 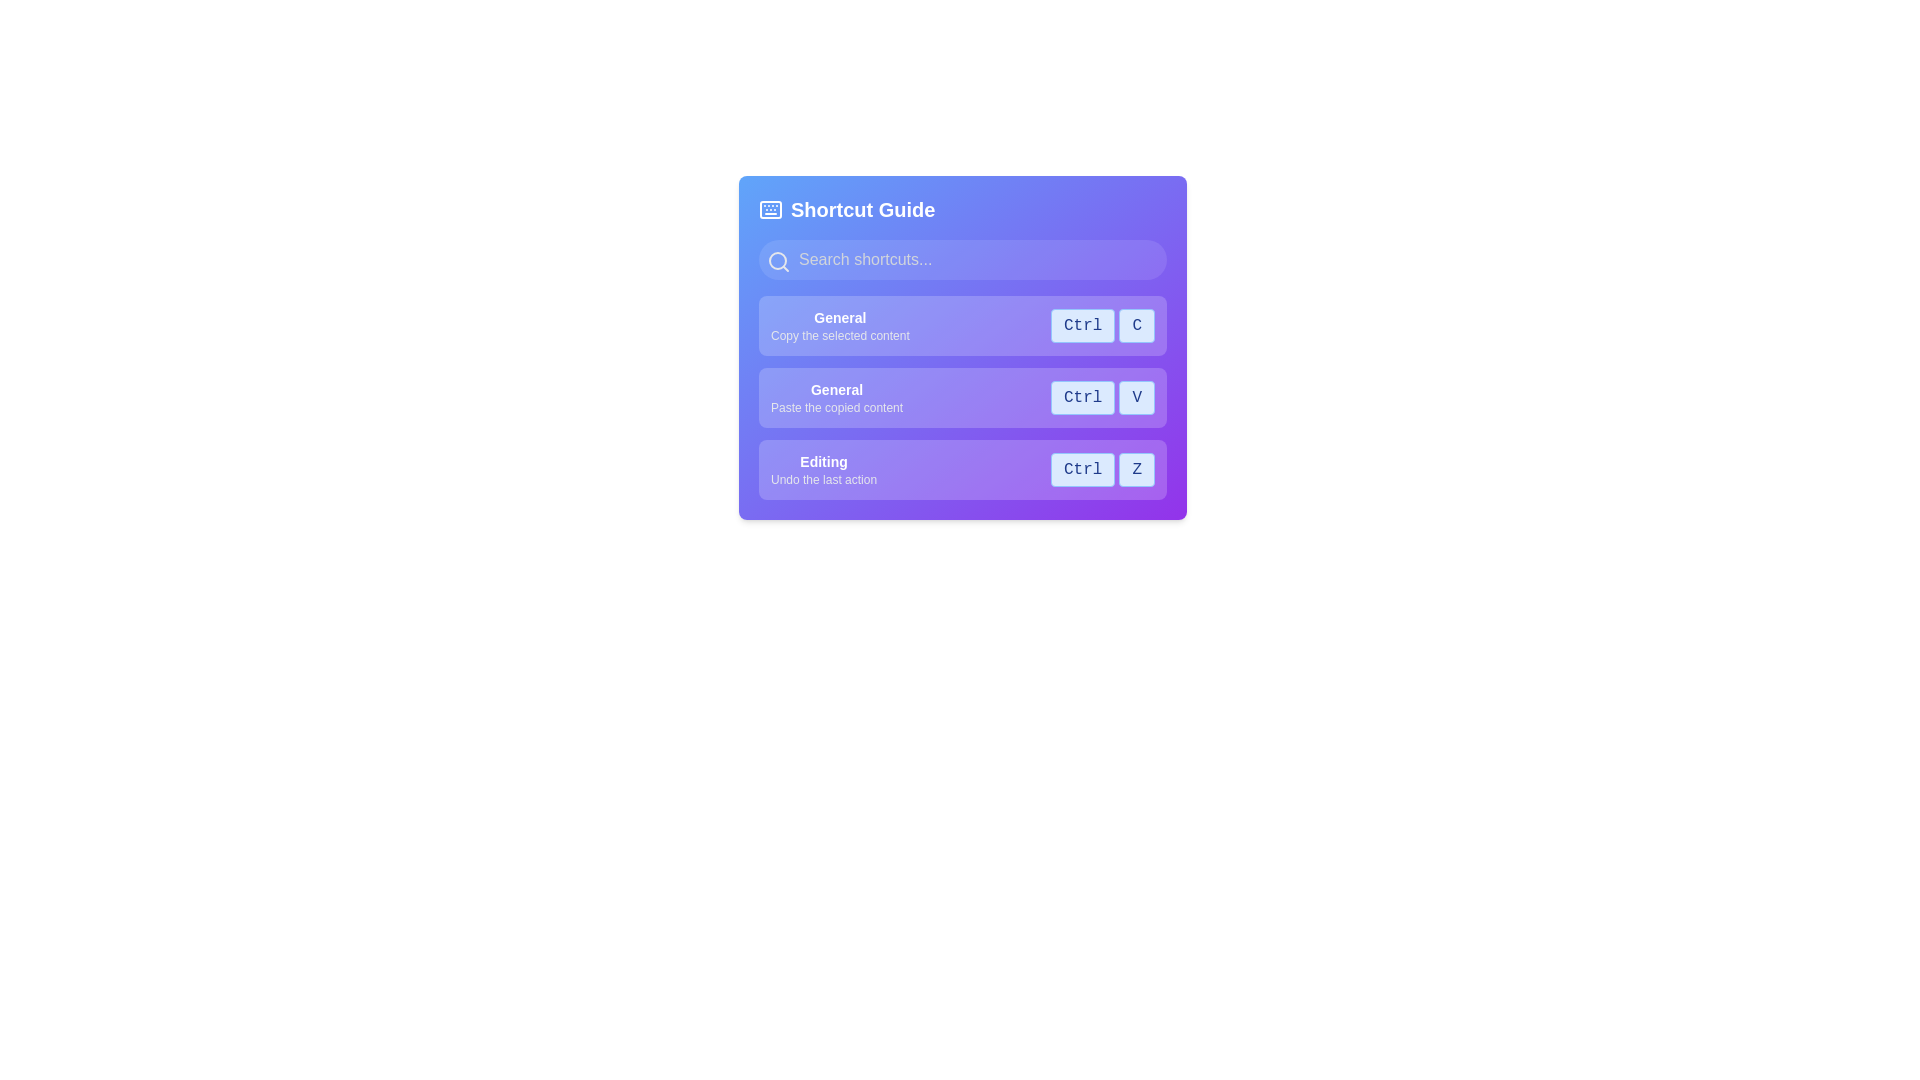 What do you see at coordinates (824, 470) in the screenshot?
I see `the Text description label that provides information about the 'Ctrl + Z' shortcut, located at the bottom of the 'Shortcut Guide' interface` at bounding box center [824, 470].